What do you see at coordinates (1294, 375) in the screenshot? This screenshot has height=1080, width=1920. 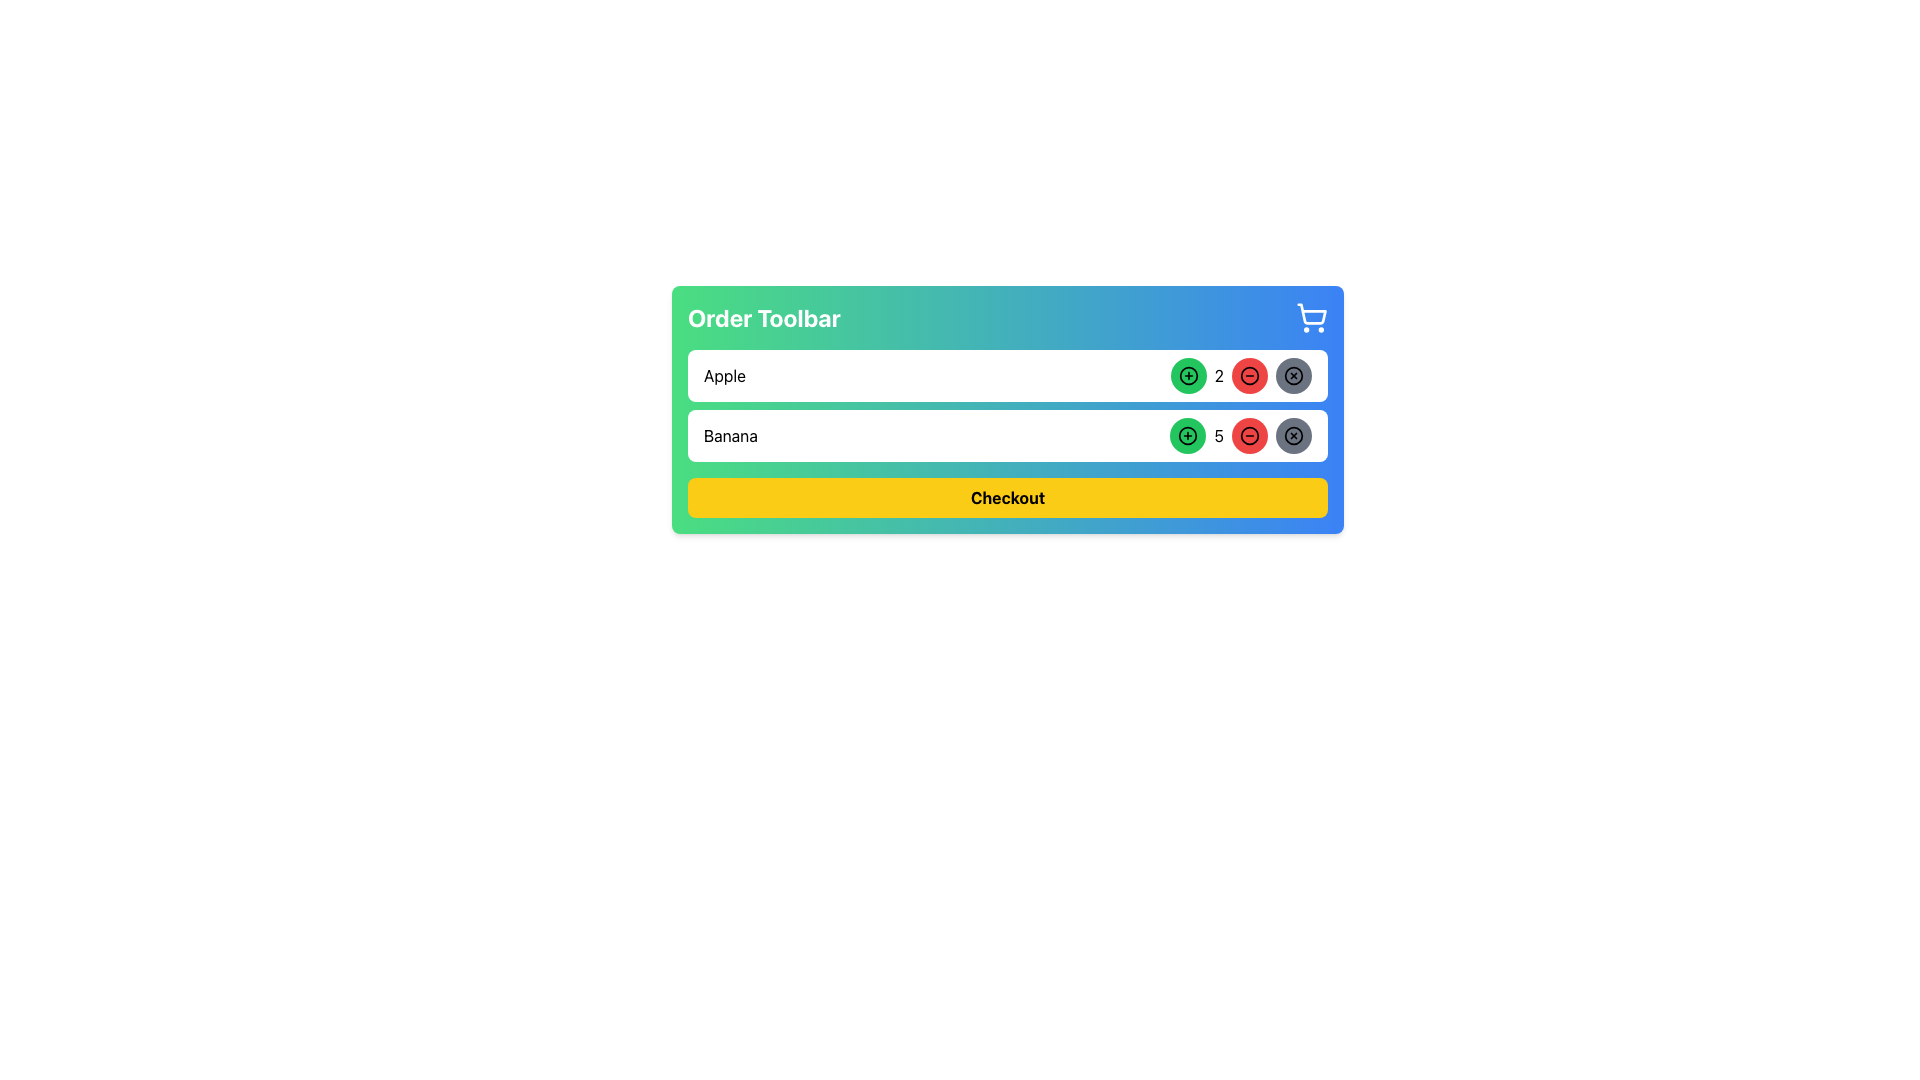 I see `the remove button, which is the third circular icon in the second row of the item list, located next to the 'Banana' label` at bounding box center [1294, 375].